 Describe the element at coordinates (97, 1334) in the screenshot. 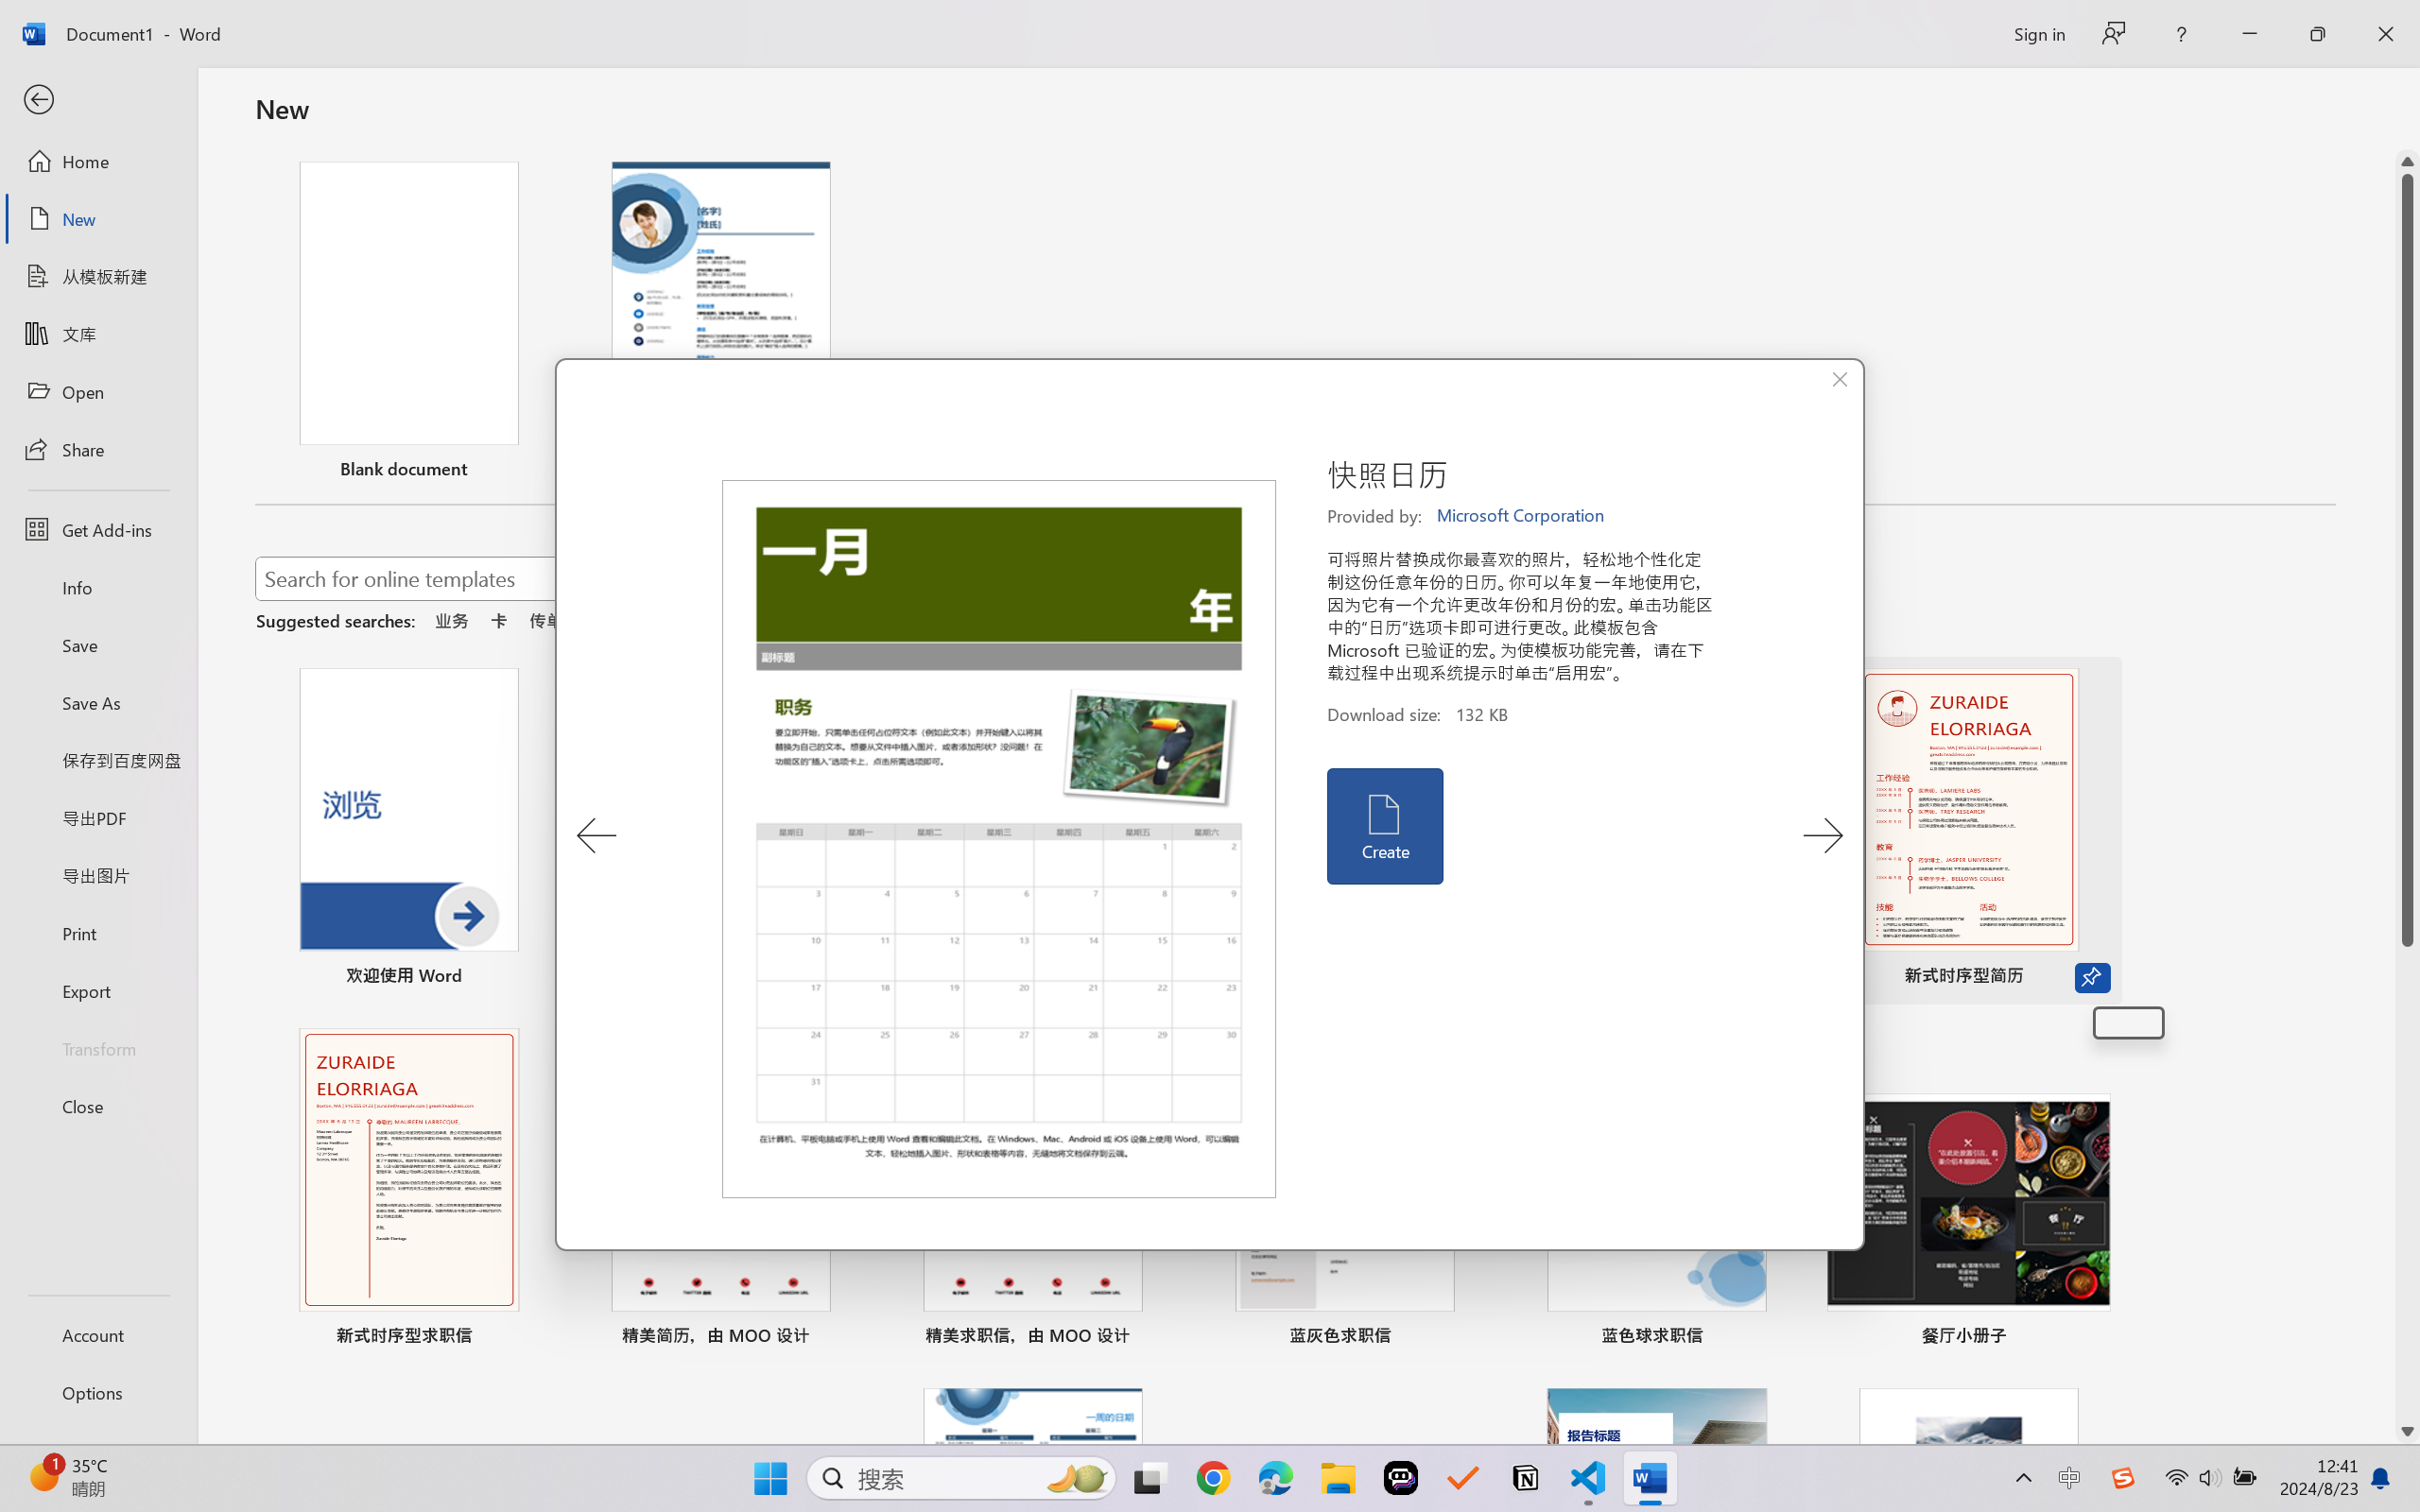

I see `'Account'` at that location.